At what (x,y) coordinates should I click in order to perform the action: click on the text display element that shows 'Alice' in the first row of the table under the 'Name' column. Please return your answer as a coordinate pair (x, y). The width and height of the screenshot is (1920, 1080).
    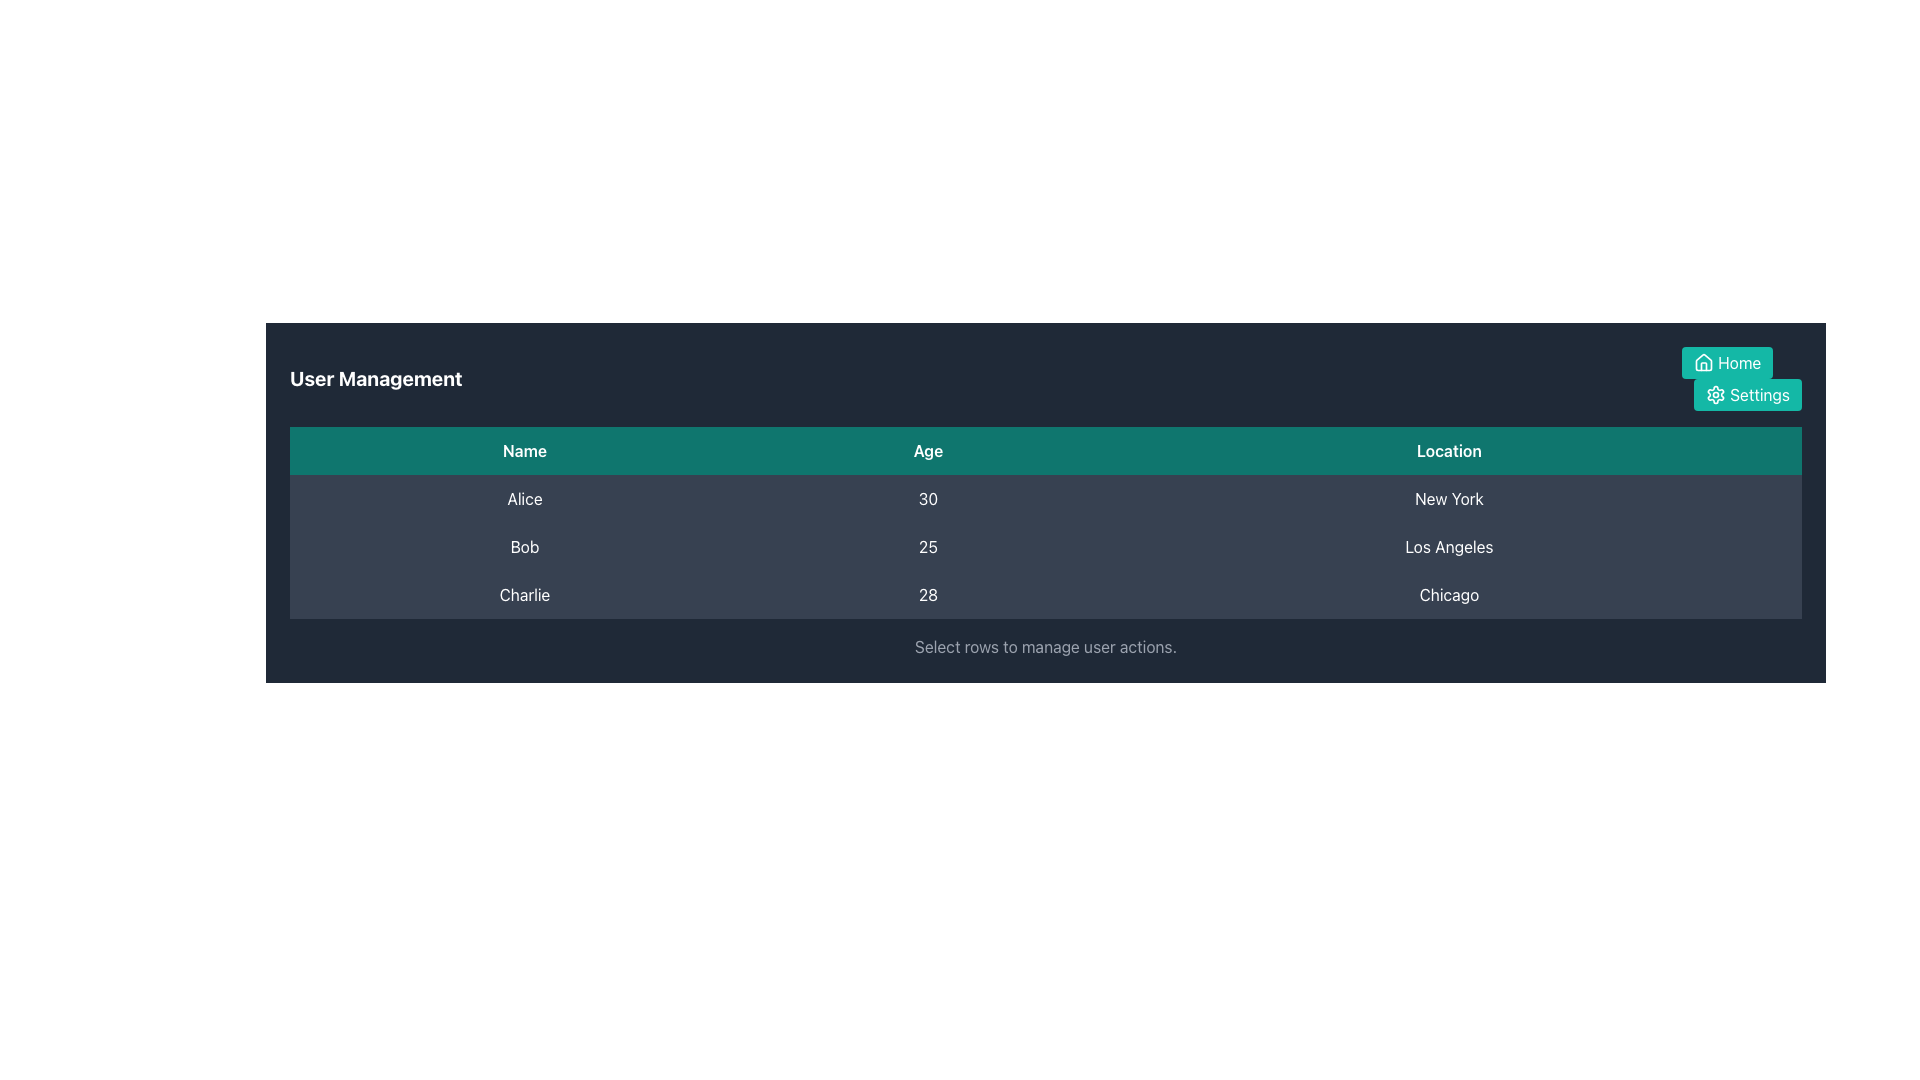
    Looking at the image, I should click on (524, 497).